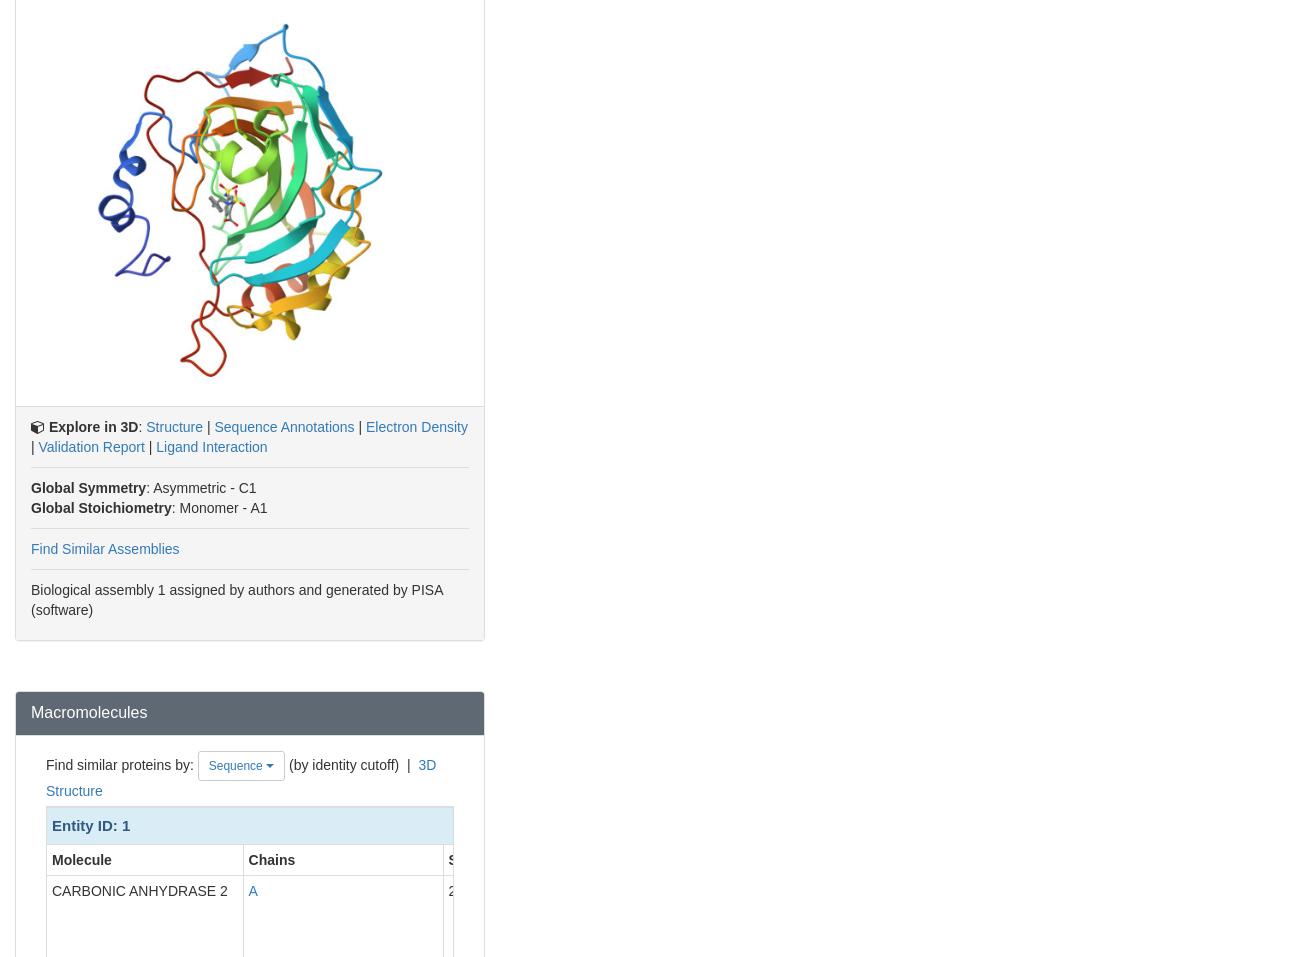 The width and height of the screenshot is (1296, 957). What do you see at coordinates (505, 858) in the screenshot?
I see `'Sequence Length'` at bounding box center [505, 858].